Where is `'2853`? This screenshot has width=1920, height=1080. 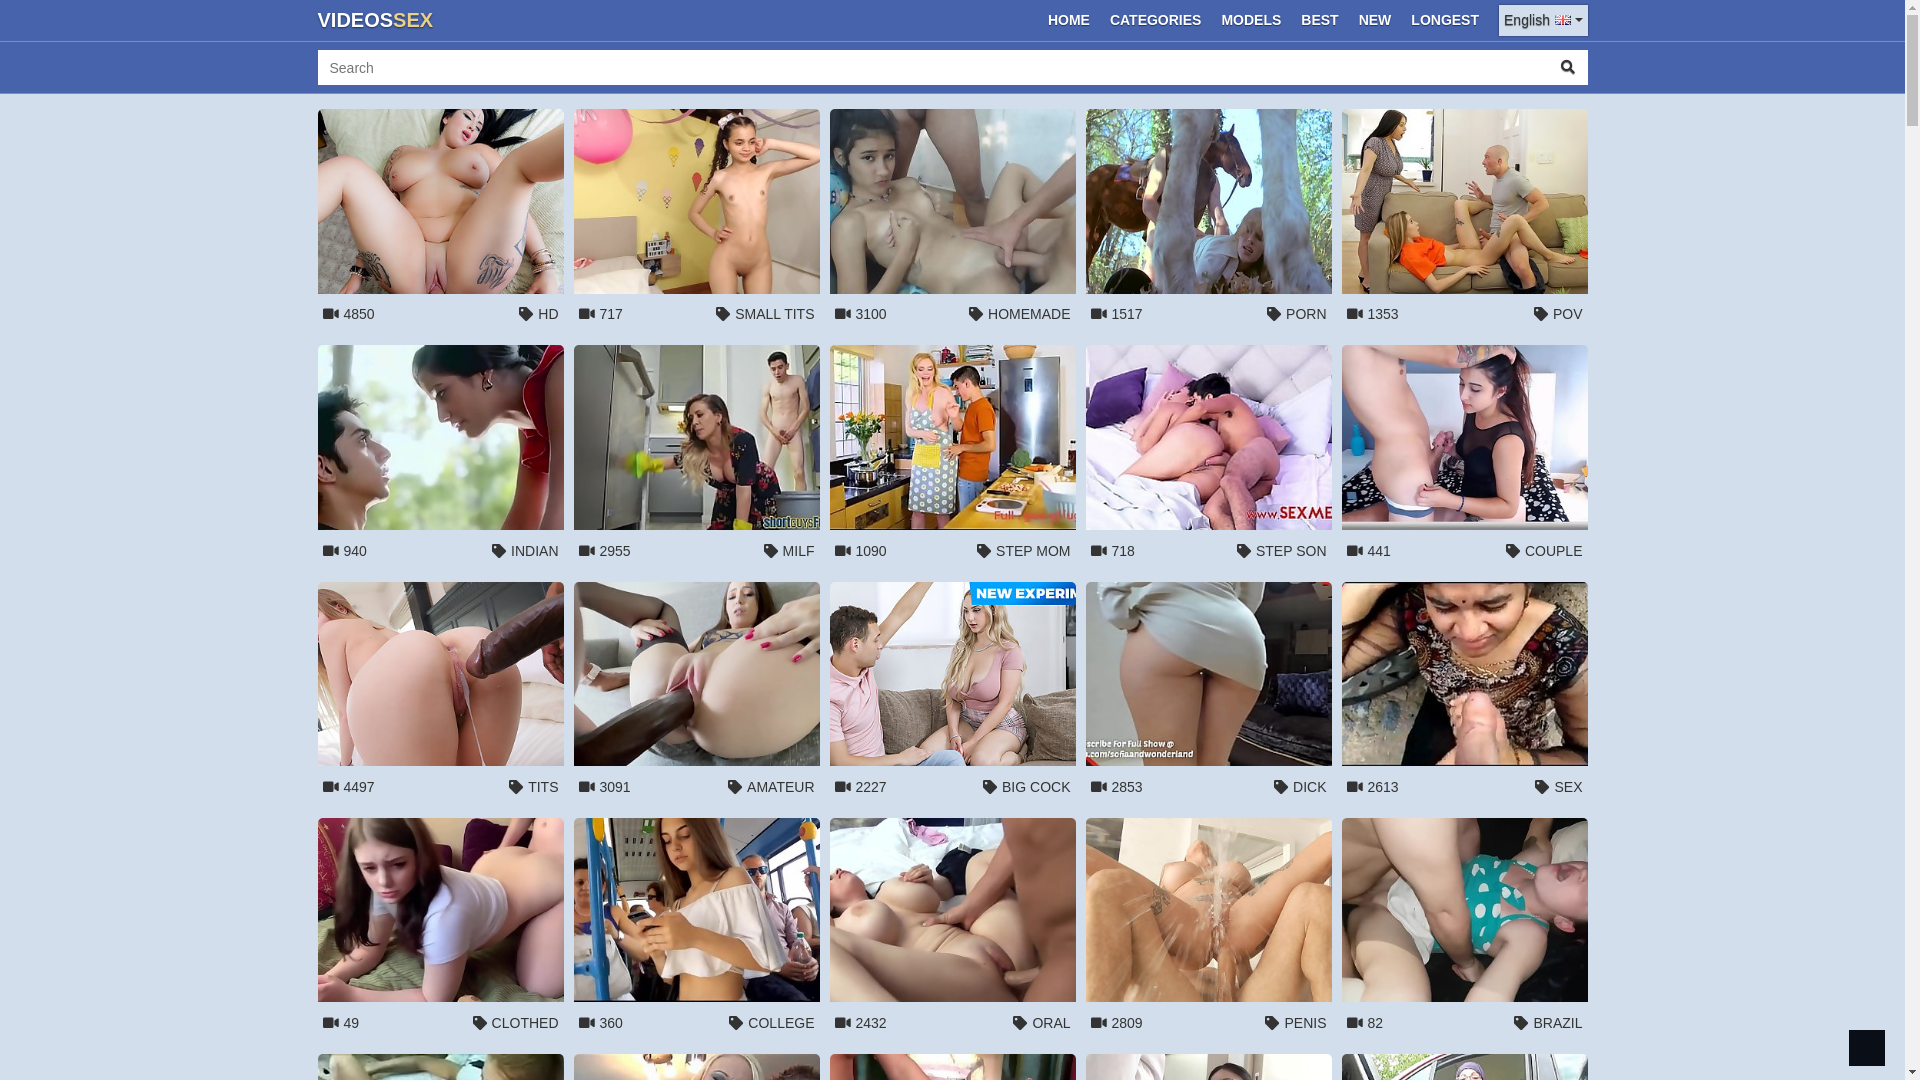
'2853 is located at coordinates (1208, 693).